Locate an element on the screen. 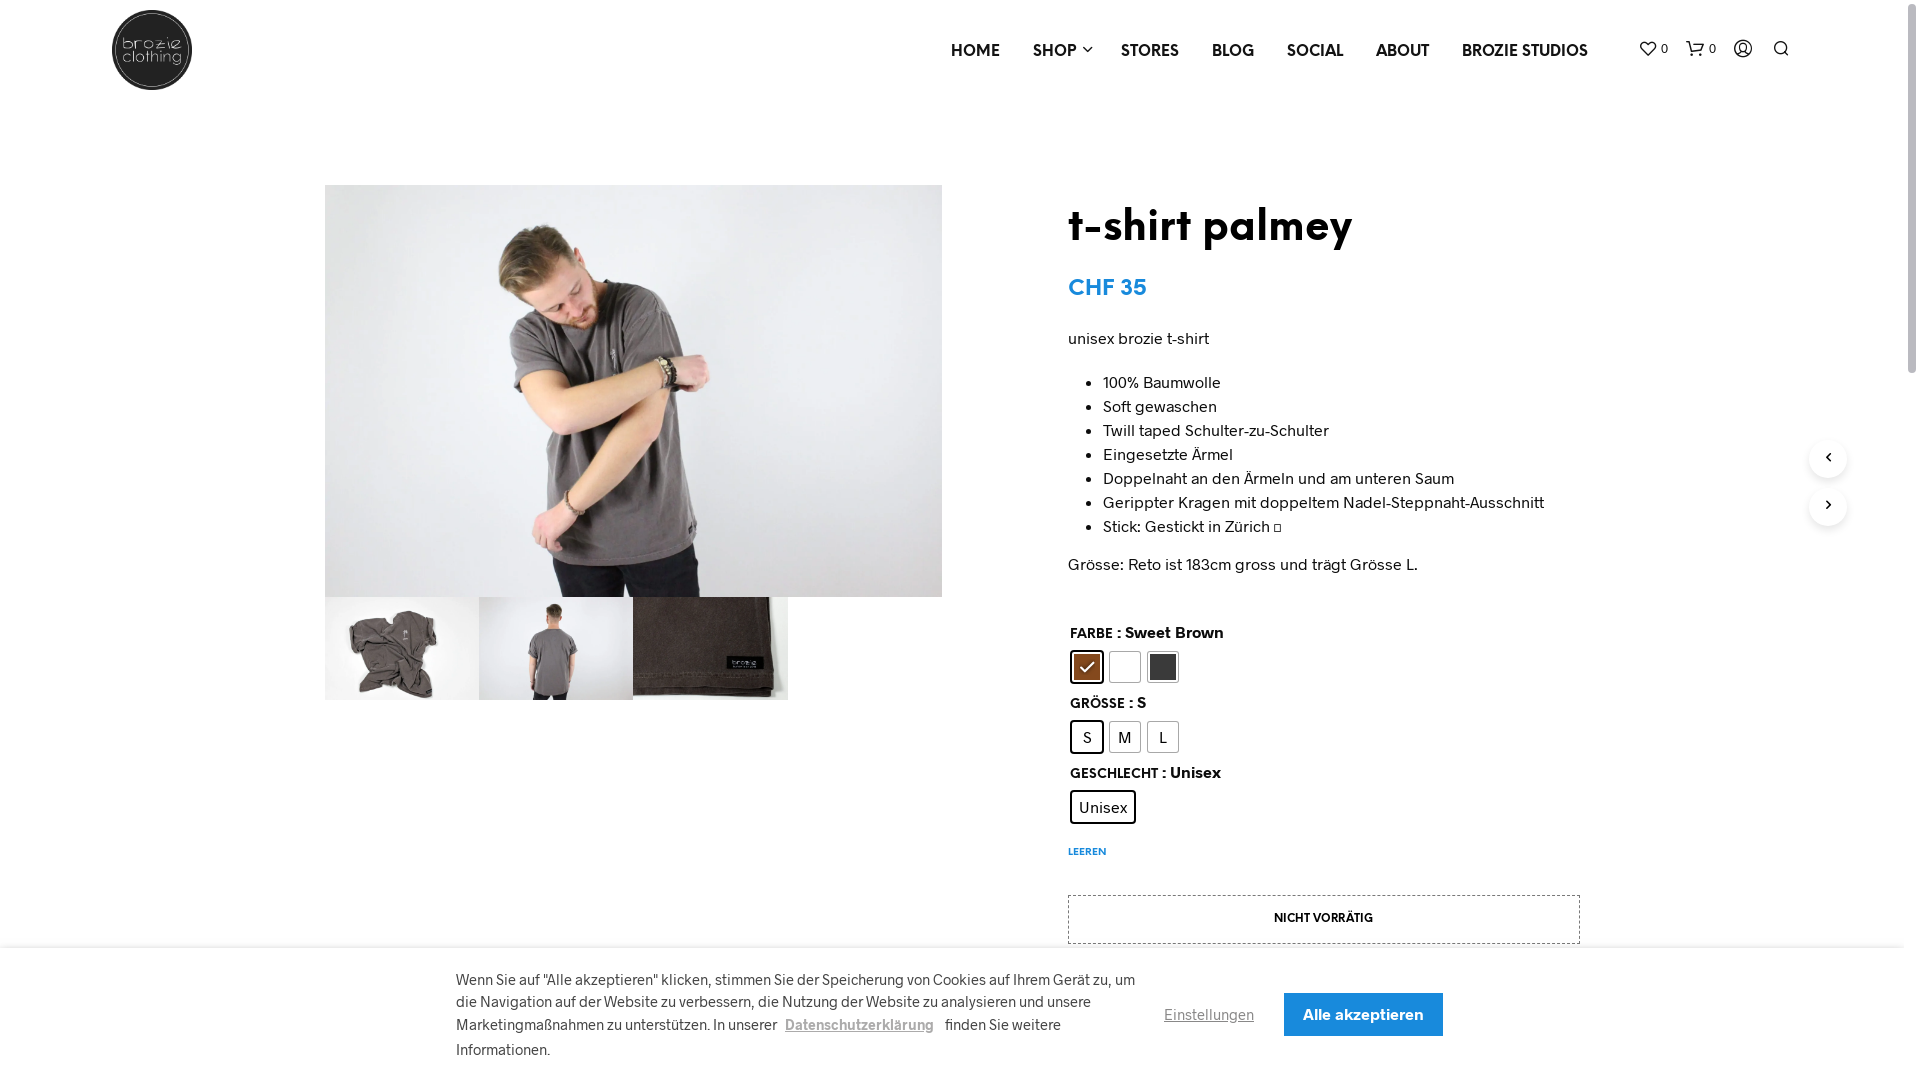 The image size is (1920, 1080). 'SOCIAL' is located at coordinates (1271, 51).